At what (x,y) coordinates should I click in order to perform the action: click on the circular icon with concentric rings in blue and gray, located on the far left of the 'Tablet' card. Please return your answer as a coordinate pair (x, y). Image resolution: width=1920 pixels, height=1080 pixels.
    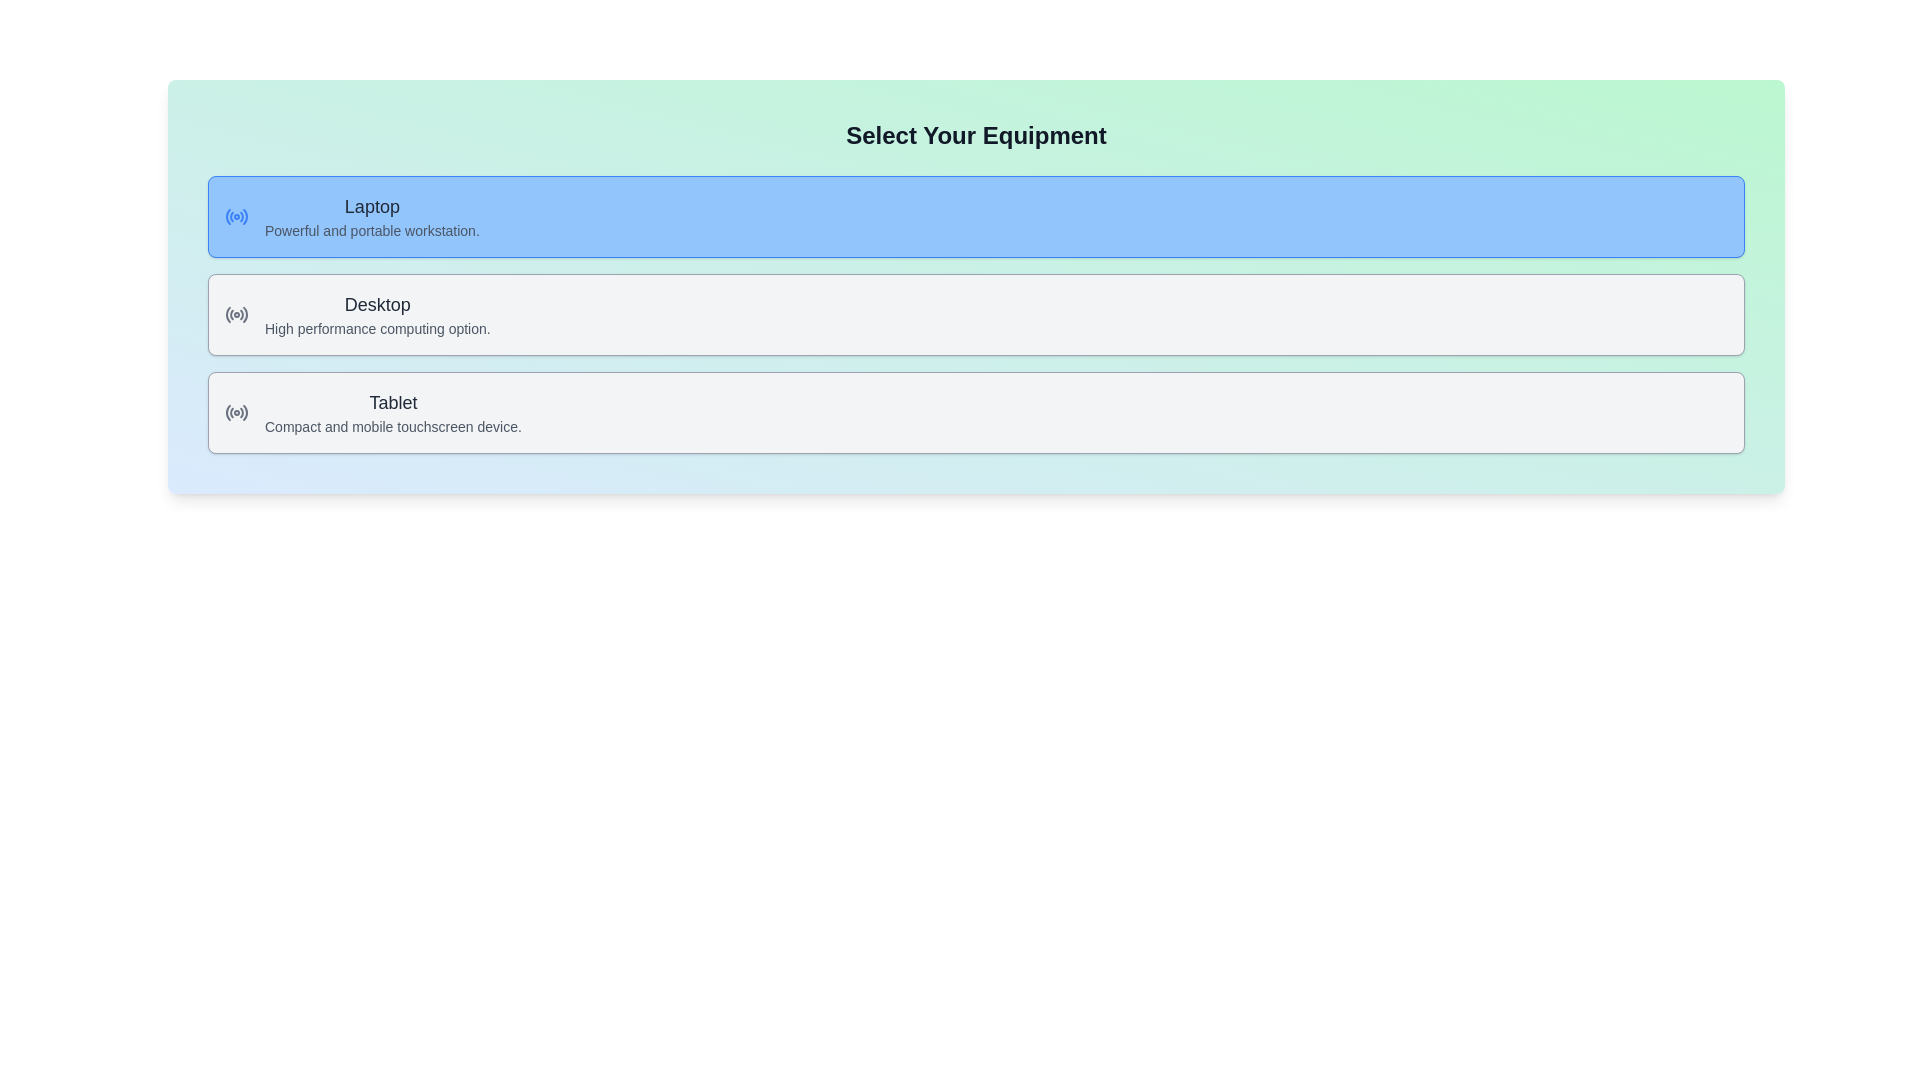
    Looking at the image, I should click on (236, 411).